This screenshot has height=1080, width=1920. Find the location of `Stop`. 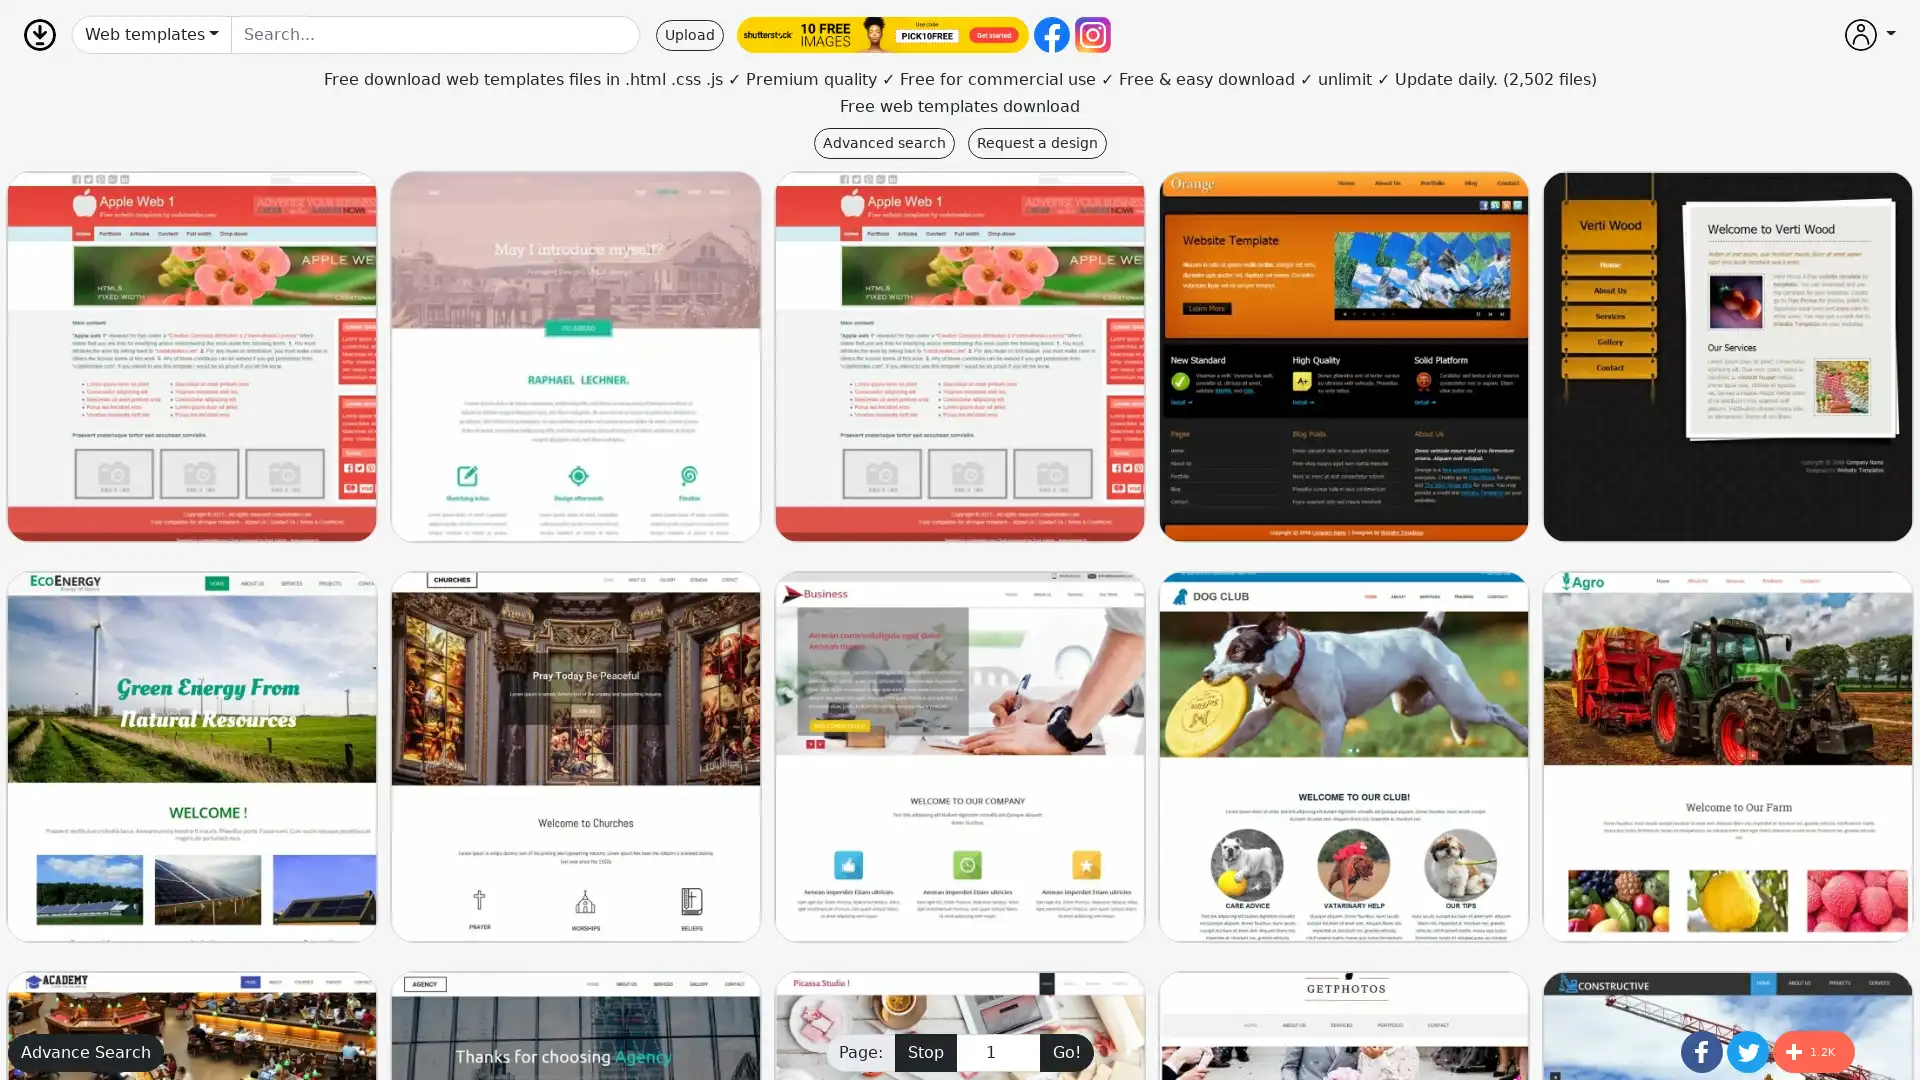

Stop is located at coordinates (925, 1052).